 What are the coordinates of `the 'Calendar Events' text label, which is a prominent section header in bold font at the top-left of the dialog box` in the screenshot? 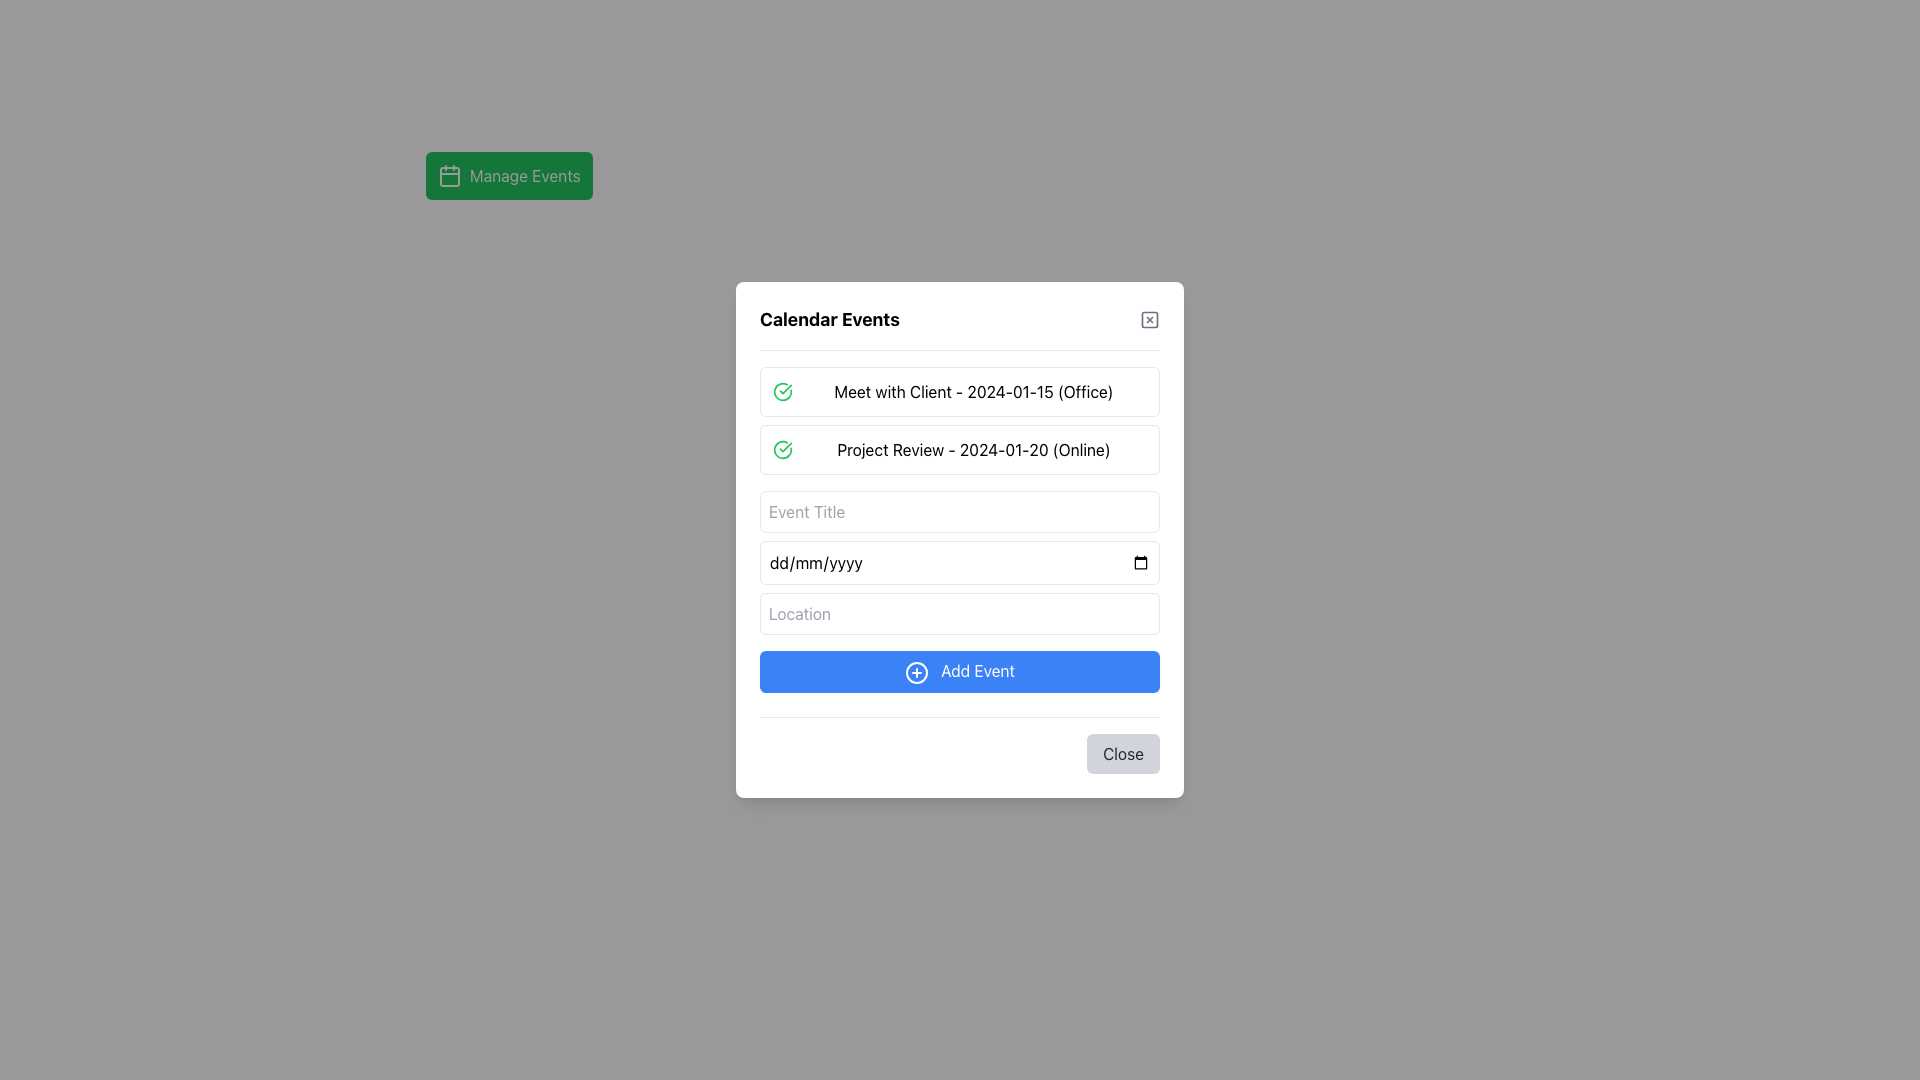 It's located at (830, 319).